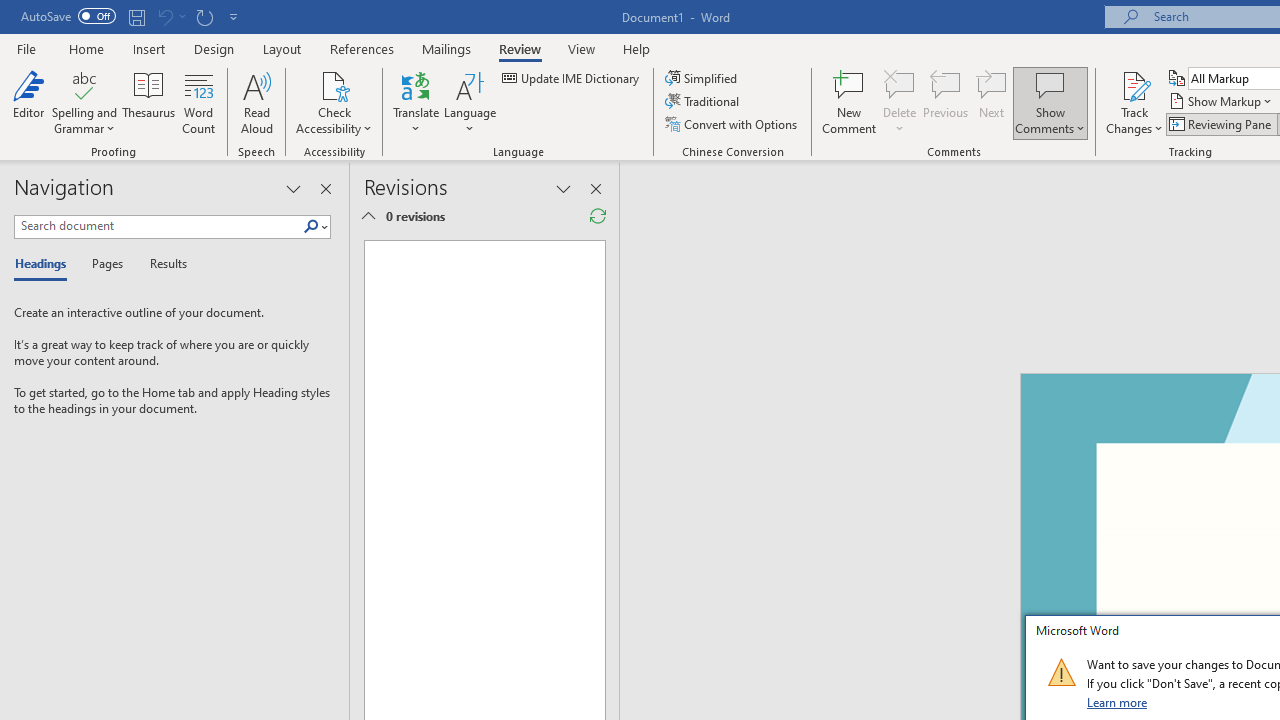 This screenshot has height=720, width=1280. What do you see at coordinates (10, 11) in the screenshot?
I see `'System'` at bounding box center [10, 11].